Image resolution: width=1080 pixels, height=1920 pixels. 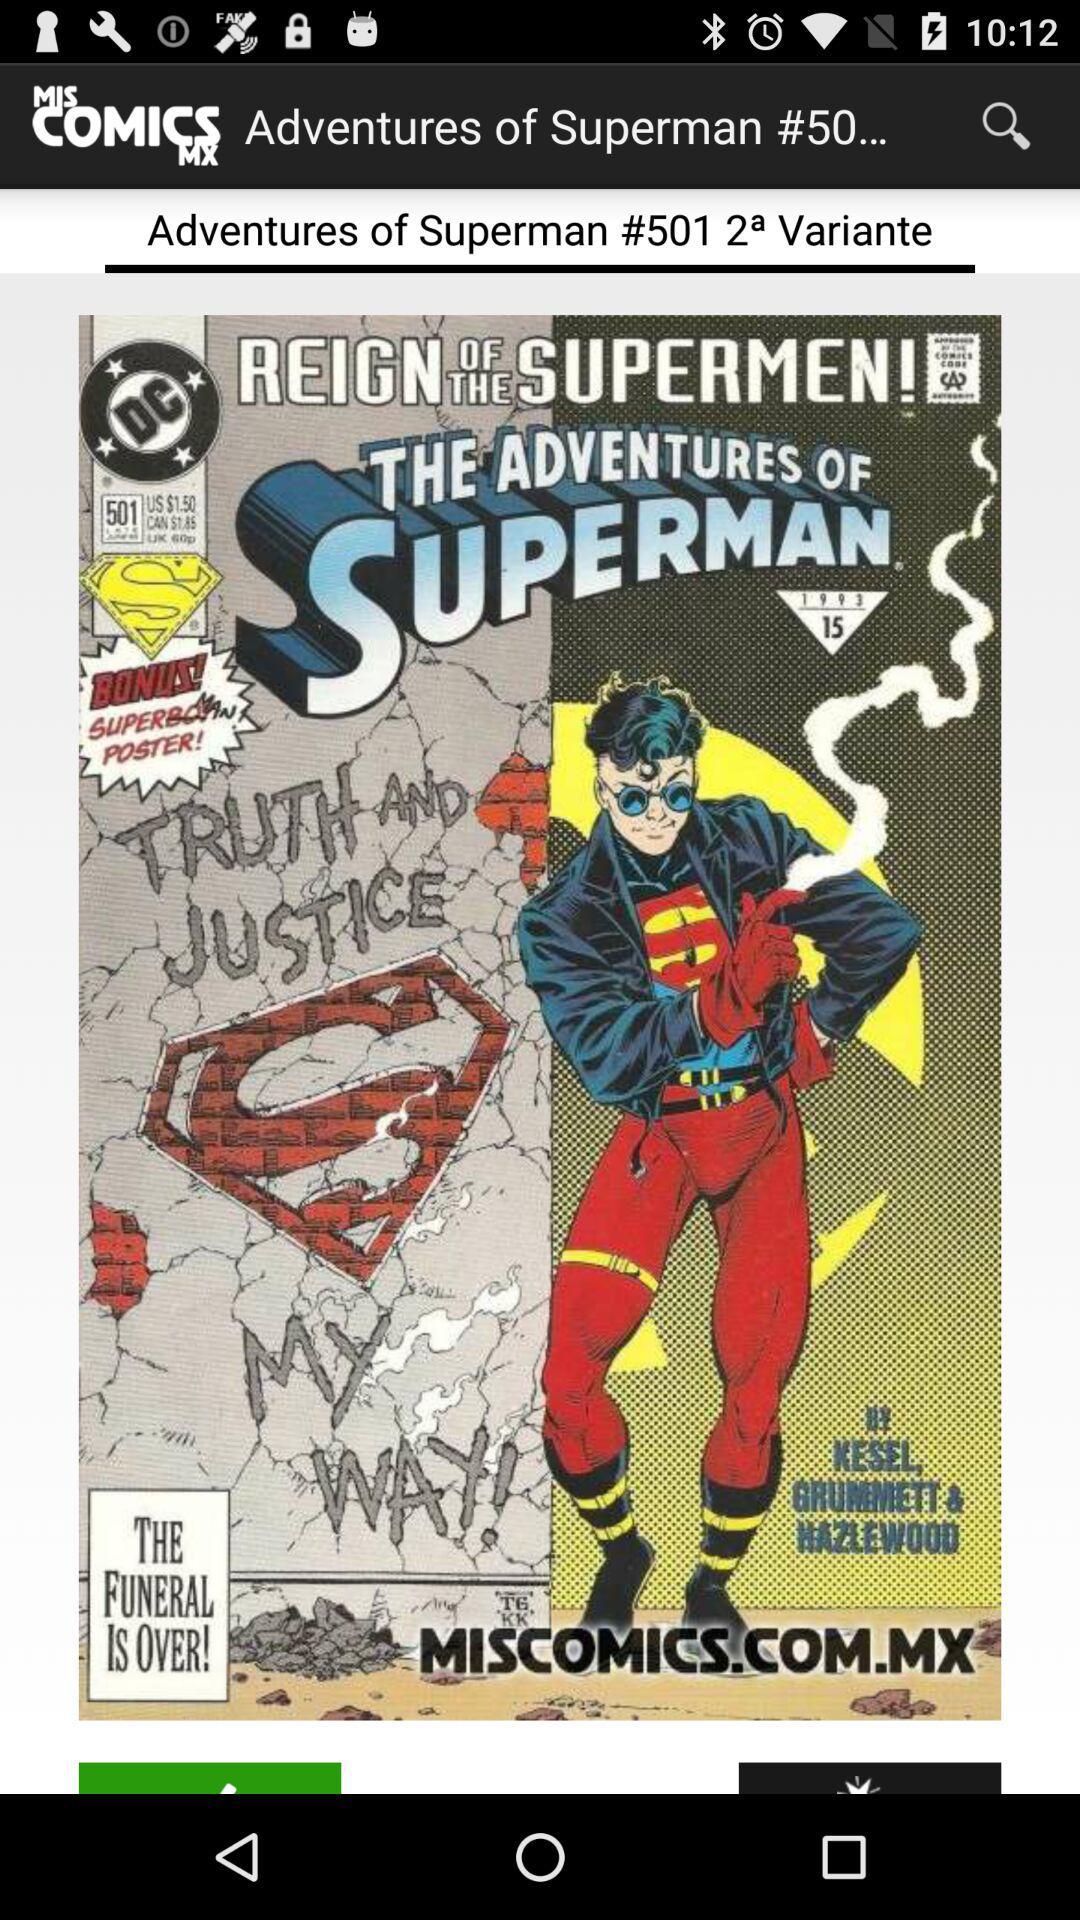 I want to click on creat message, so click(x=209, y=1778).